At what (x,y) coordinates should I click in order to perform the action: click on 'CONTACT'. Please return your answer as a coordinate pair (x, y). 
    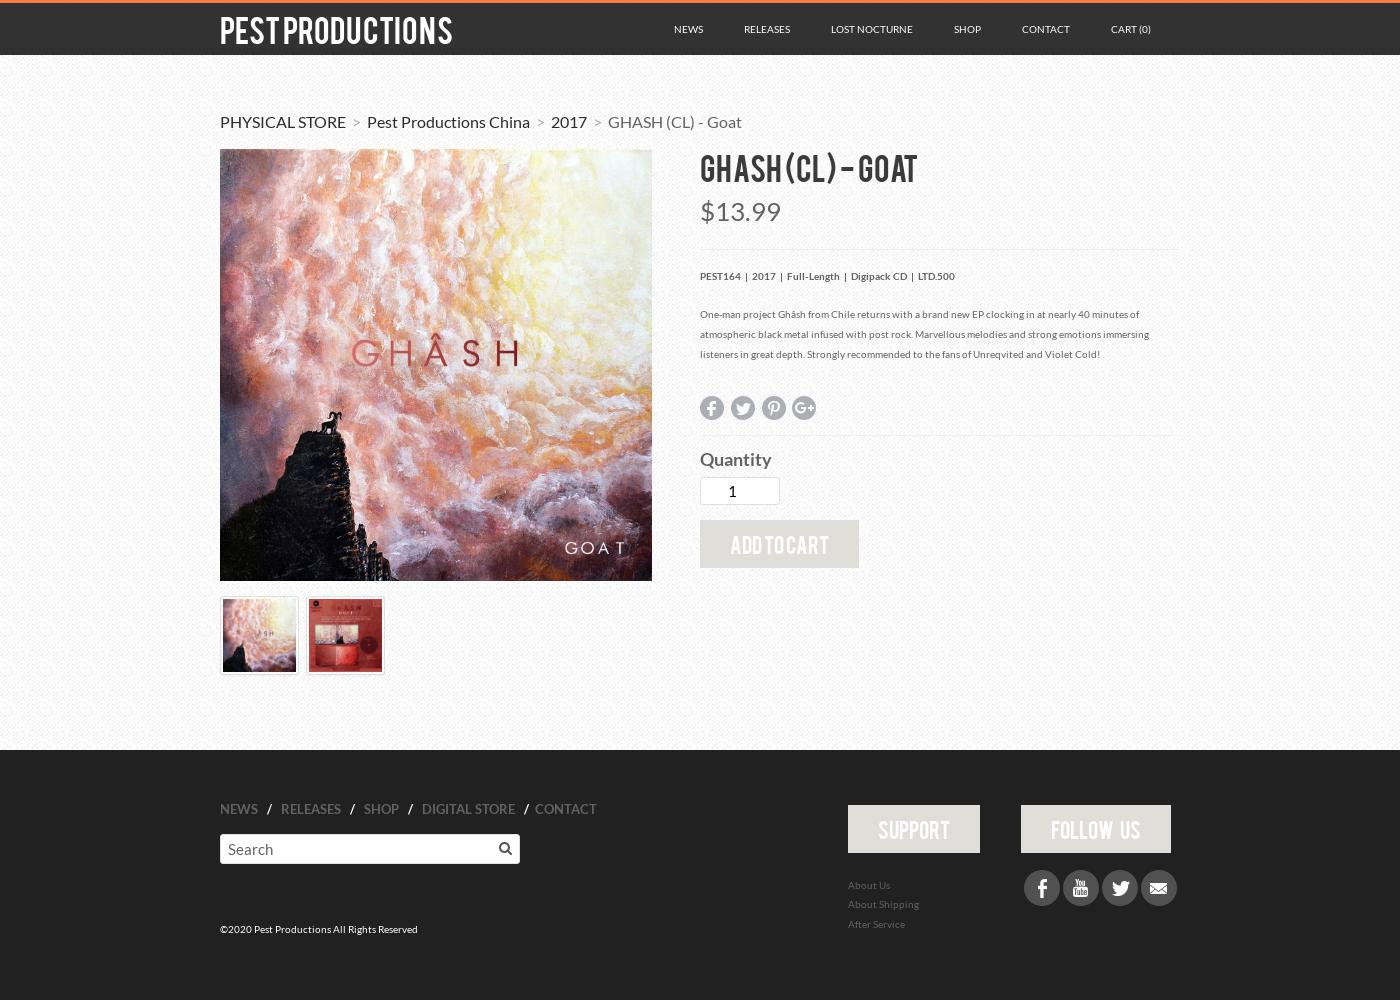
    Looking at the image, I should click on (566, 808).